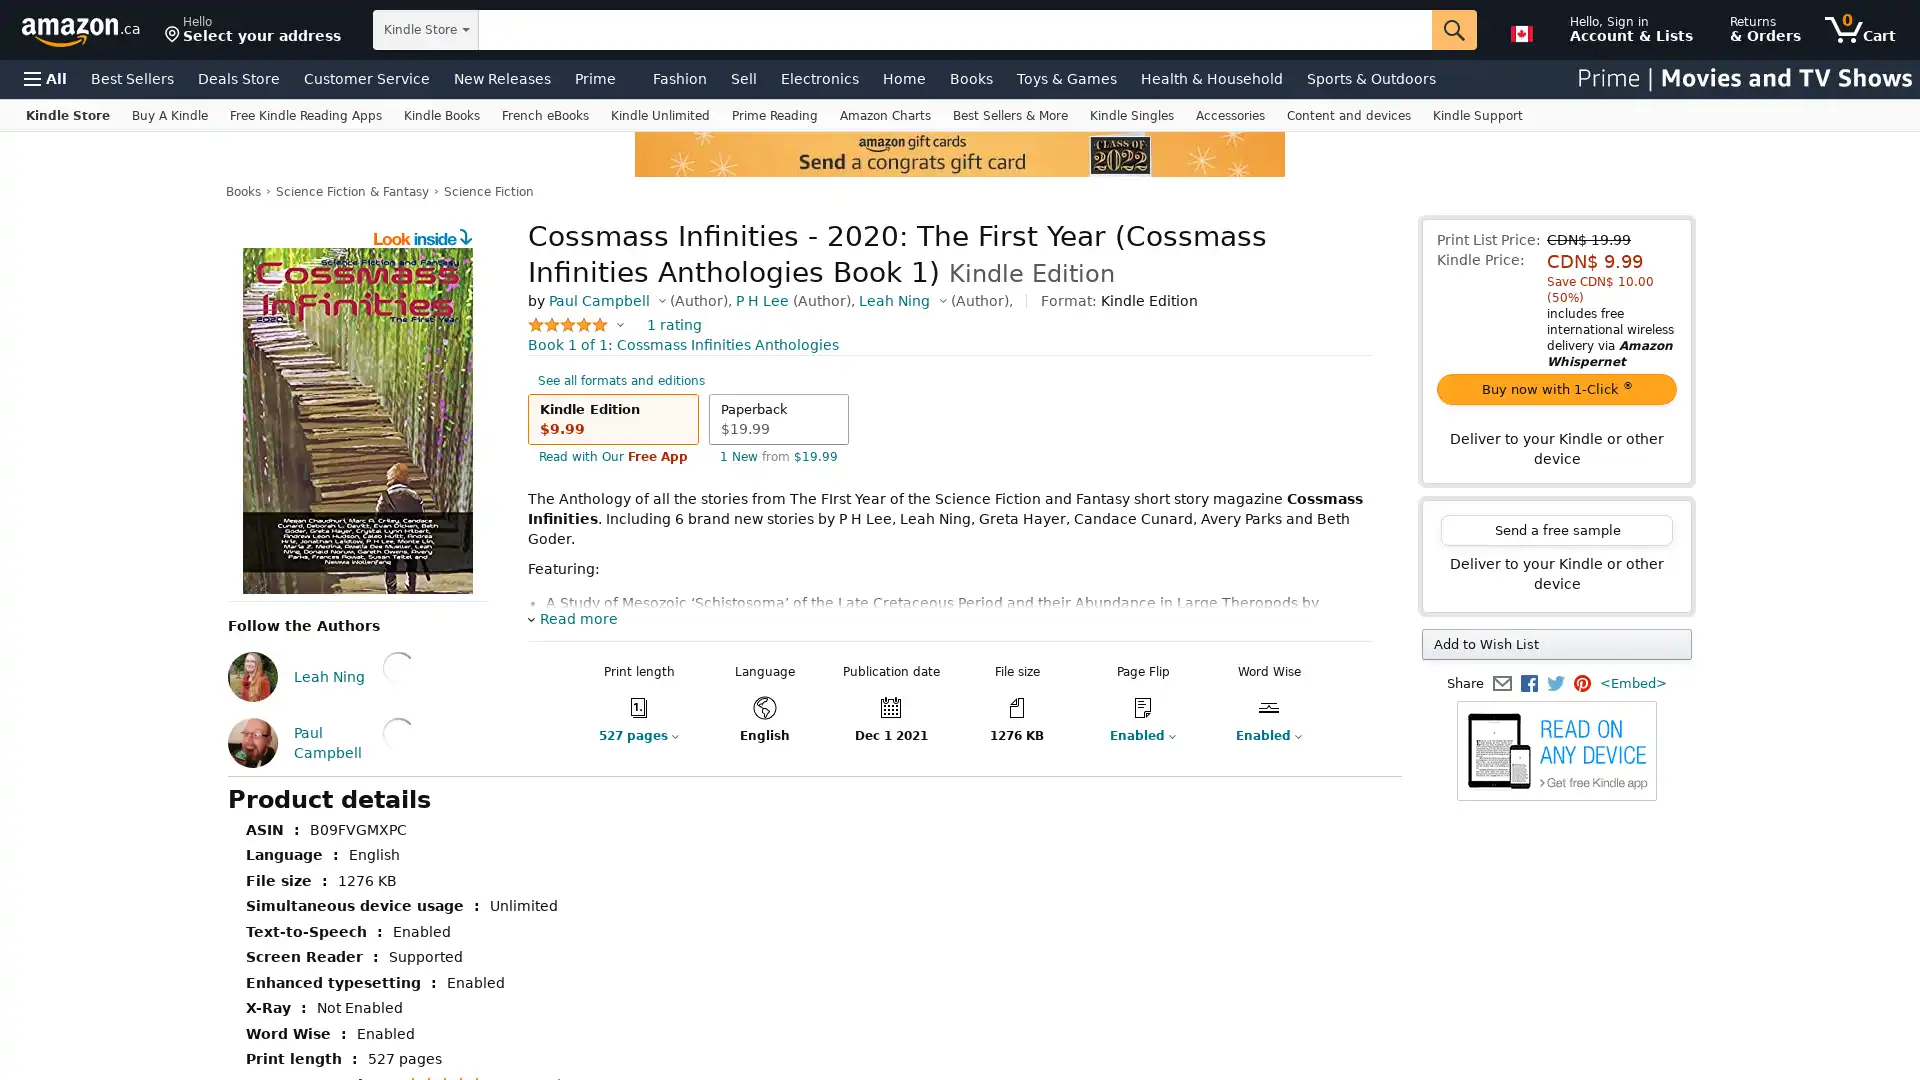 The image size is (1920, 1080). What do you see at coordinates (45, 77) in the screenshot?
I see `Open Menu` at bounding box center [45, 77].